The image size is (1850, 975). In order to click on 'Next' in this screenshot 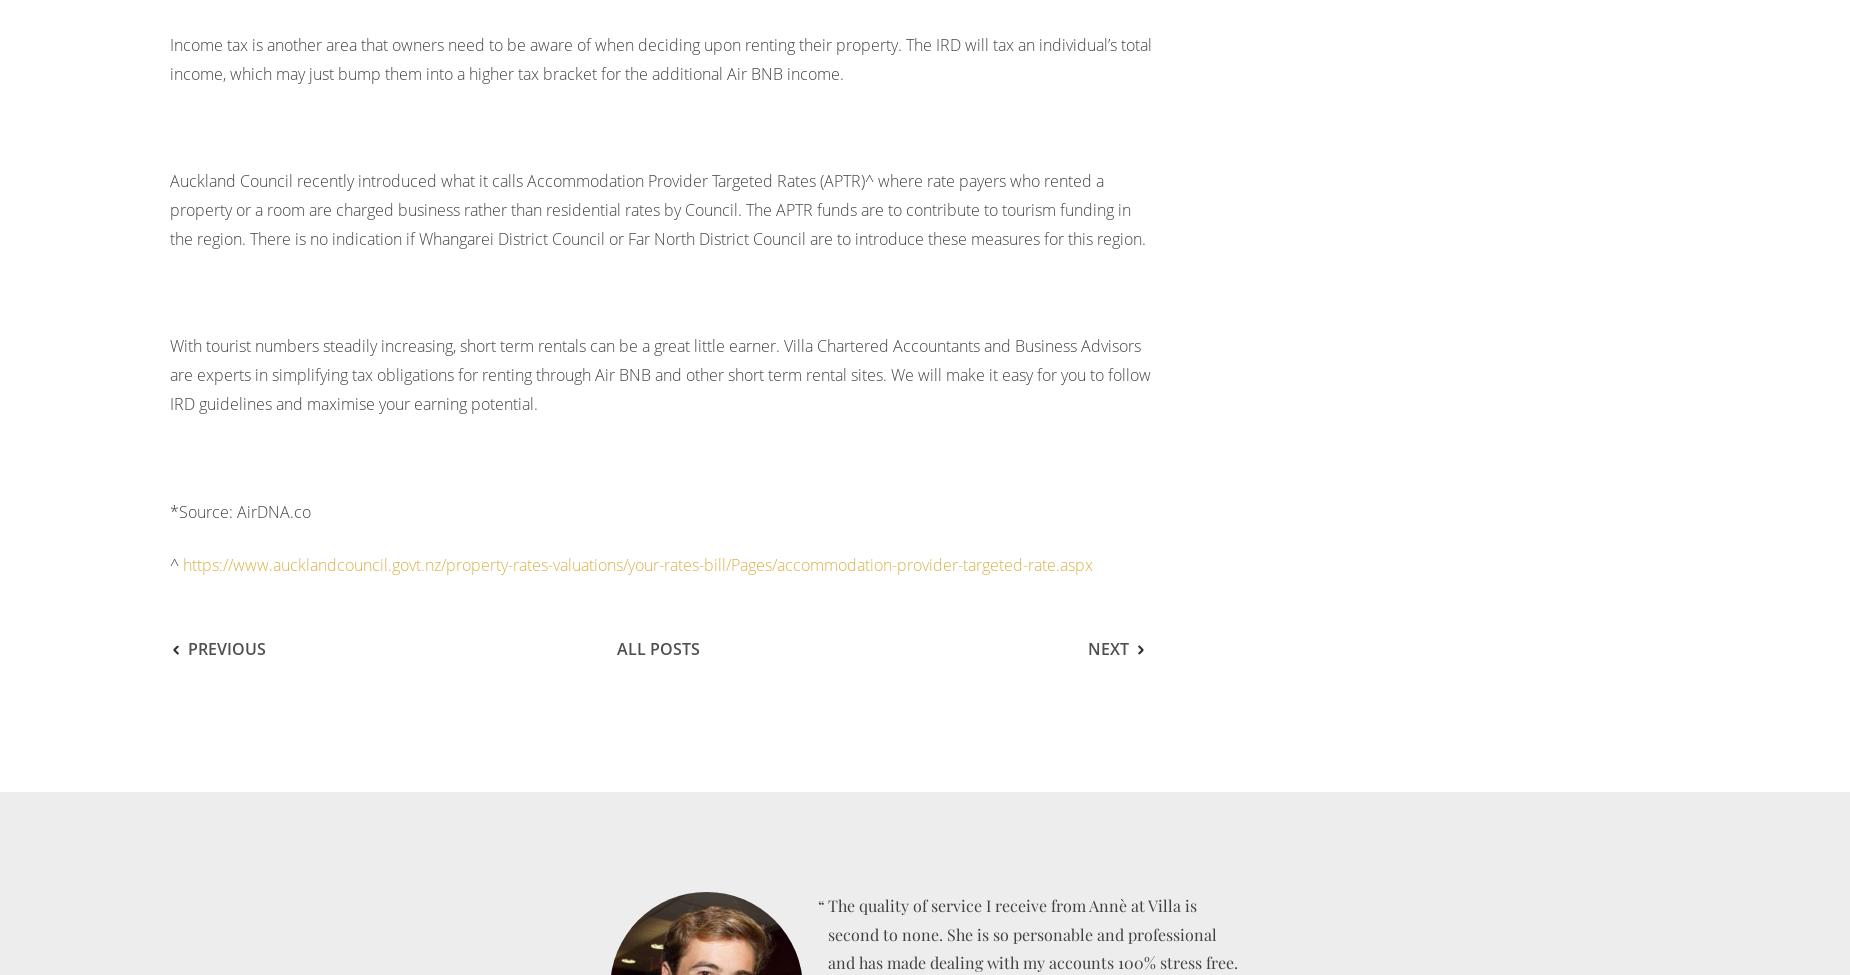, I will do `click(1106, 648)`.